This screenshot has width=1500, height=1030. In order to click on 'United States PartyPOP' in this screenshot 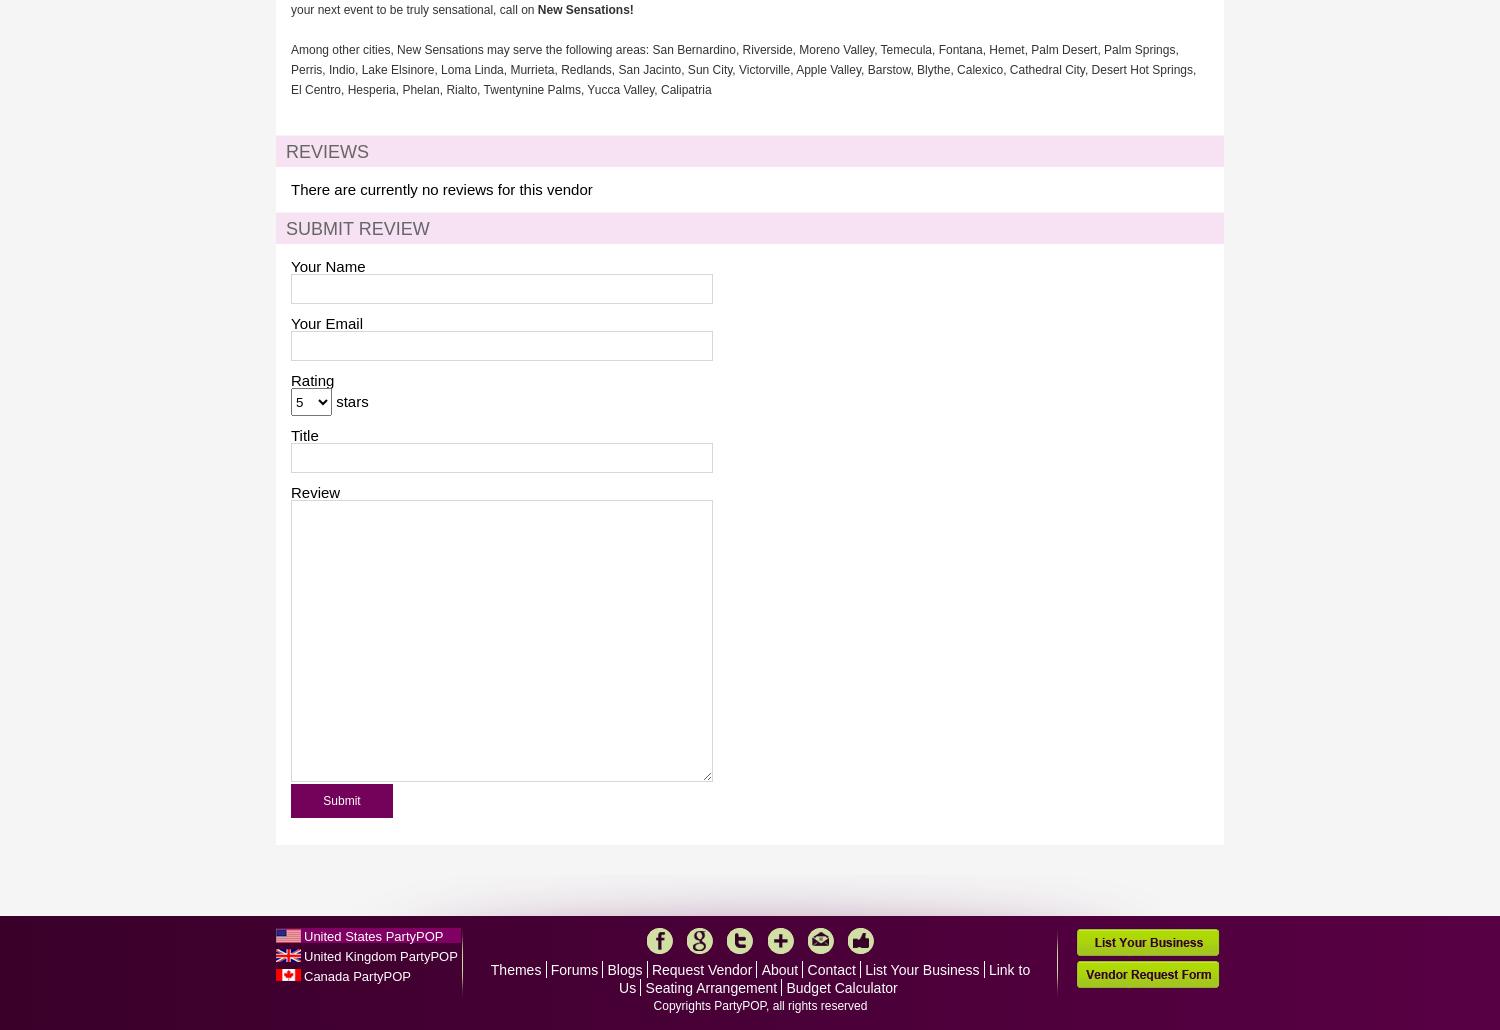, I will do `click(304, 936)`.